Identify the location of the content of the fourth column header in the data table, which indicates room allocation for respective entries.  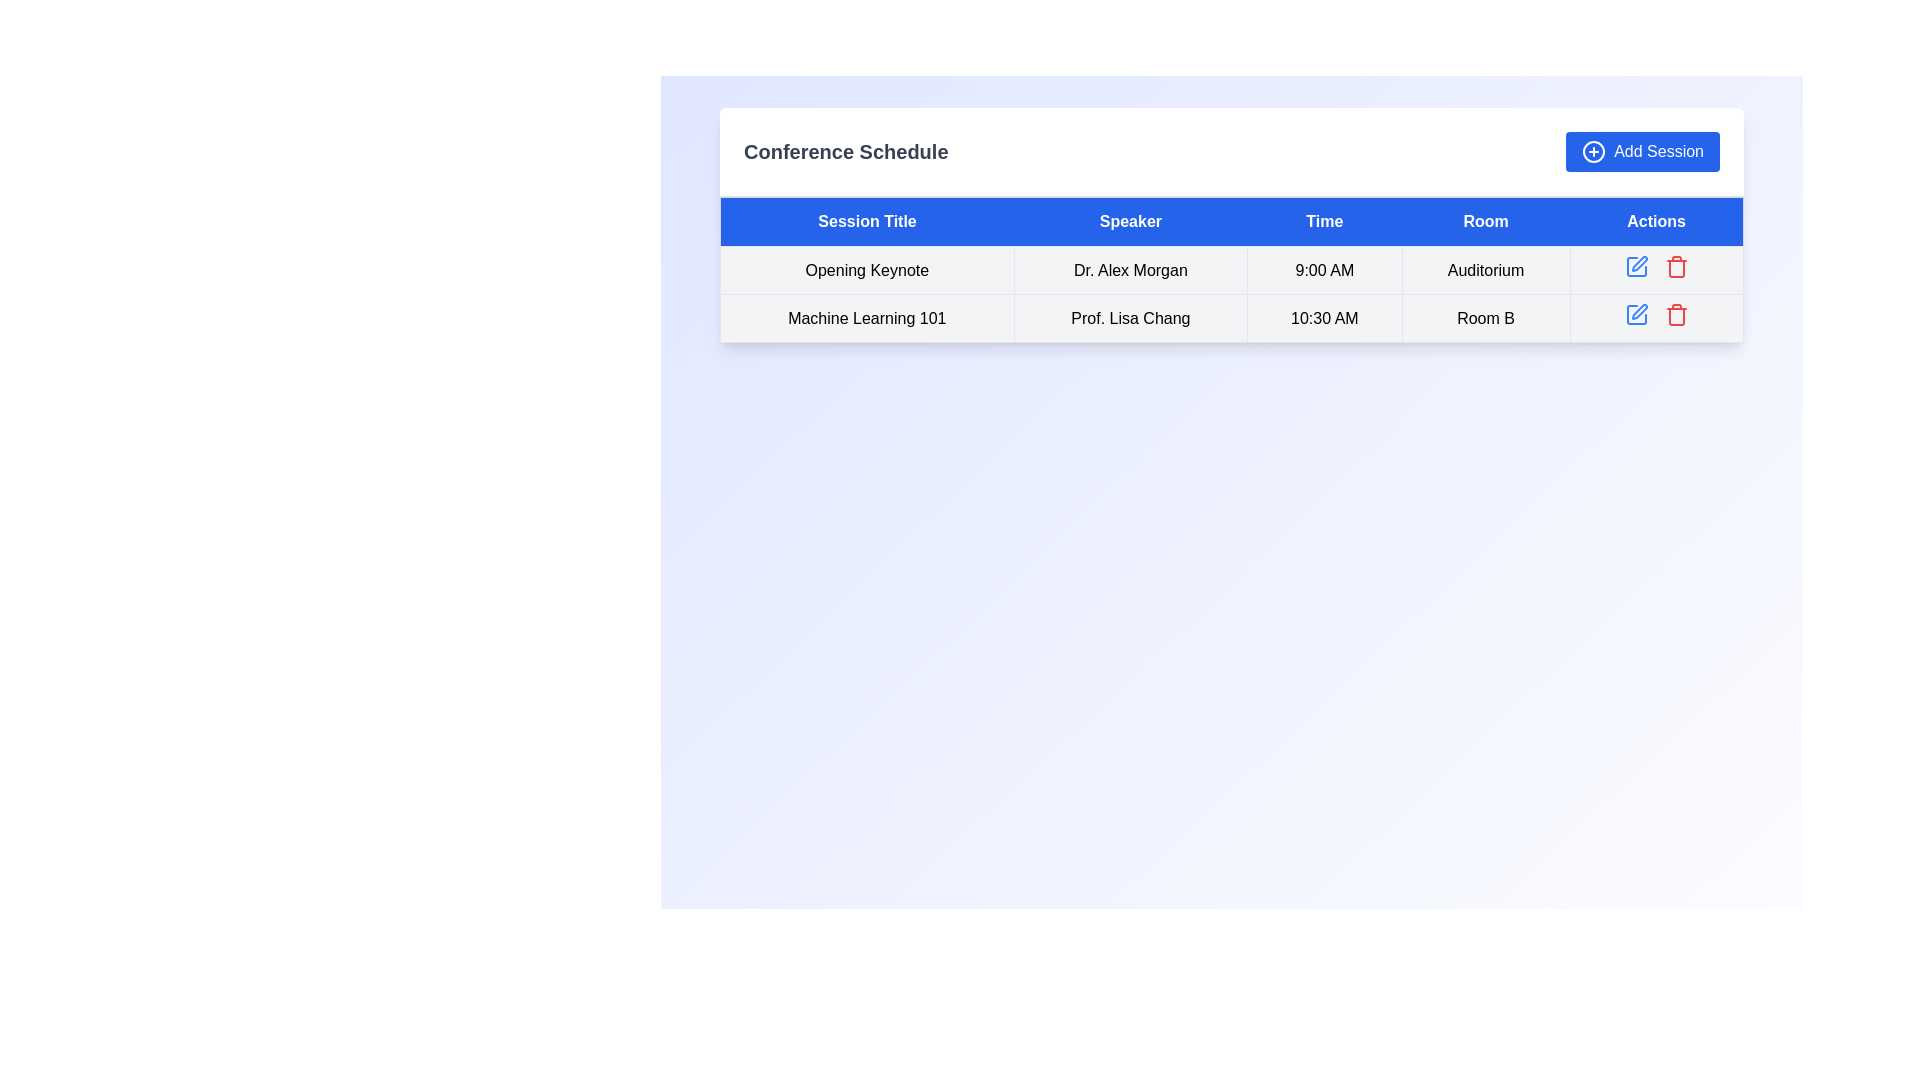
(1486, 222).